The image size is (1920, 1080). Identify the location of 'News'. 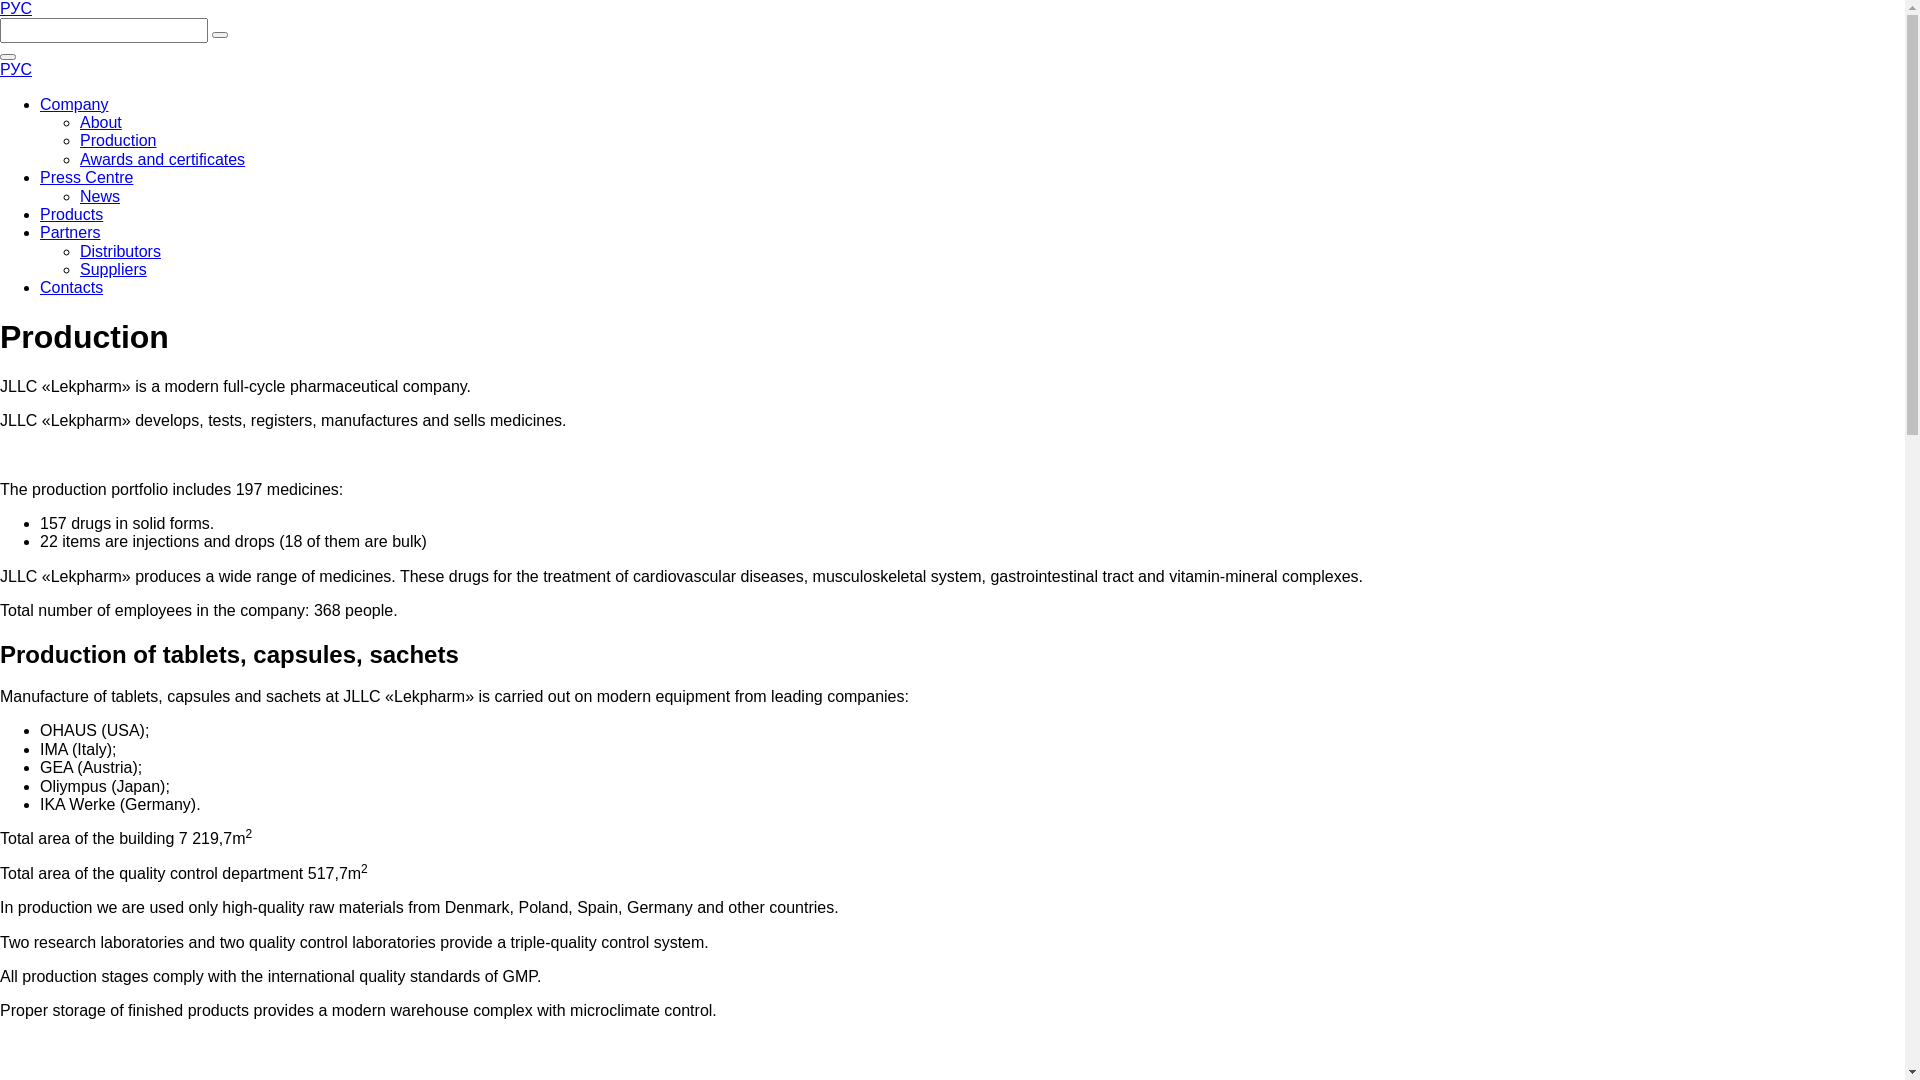
(80, 196).